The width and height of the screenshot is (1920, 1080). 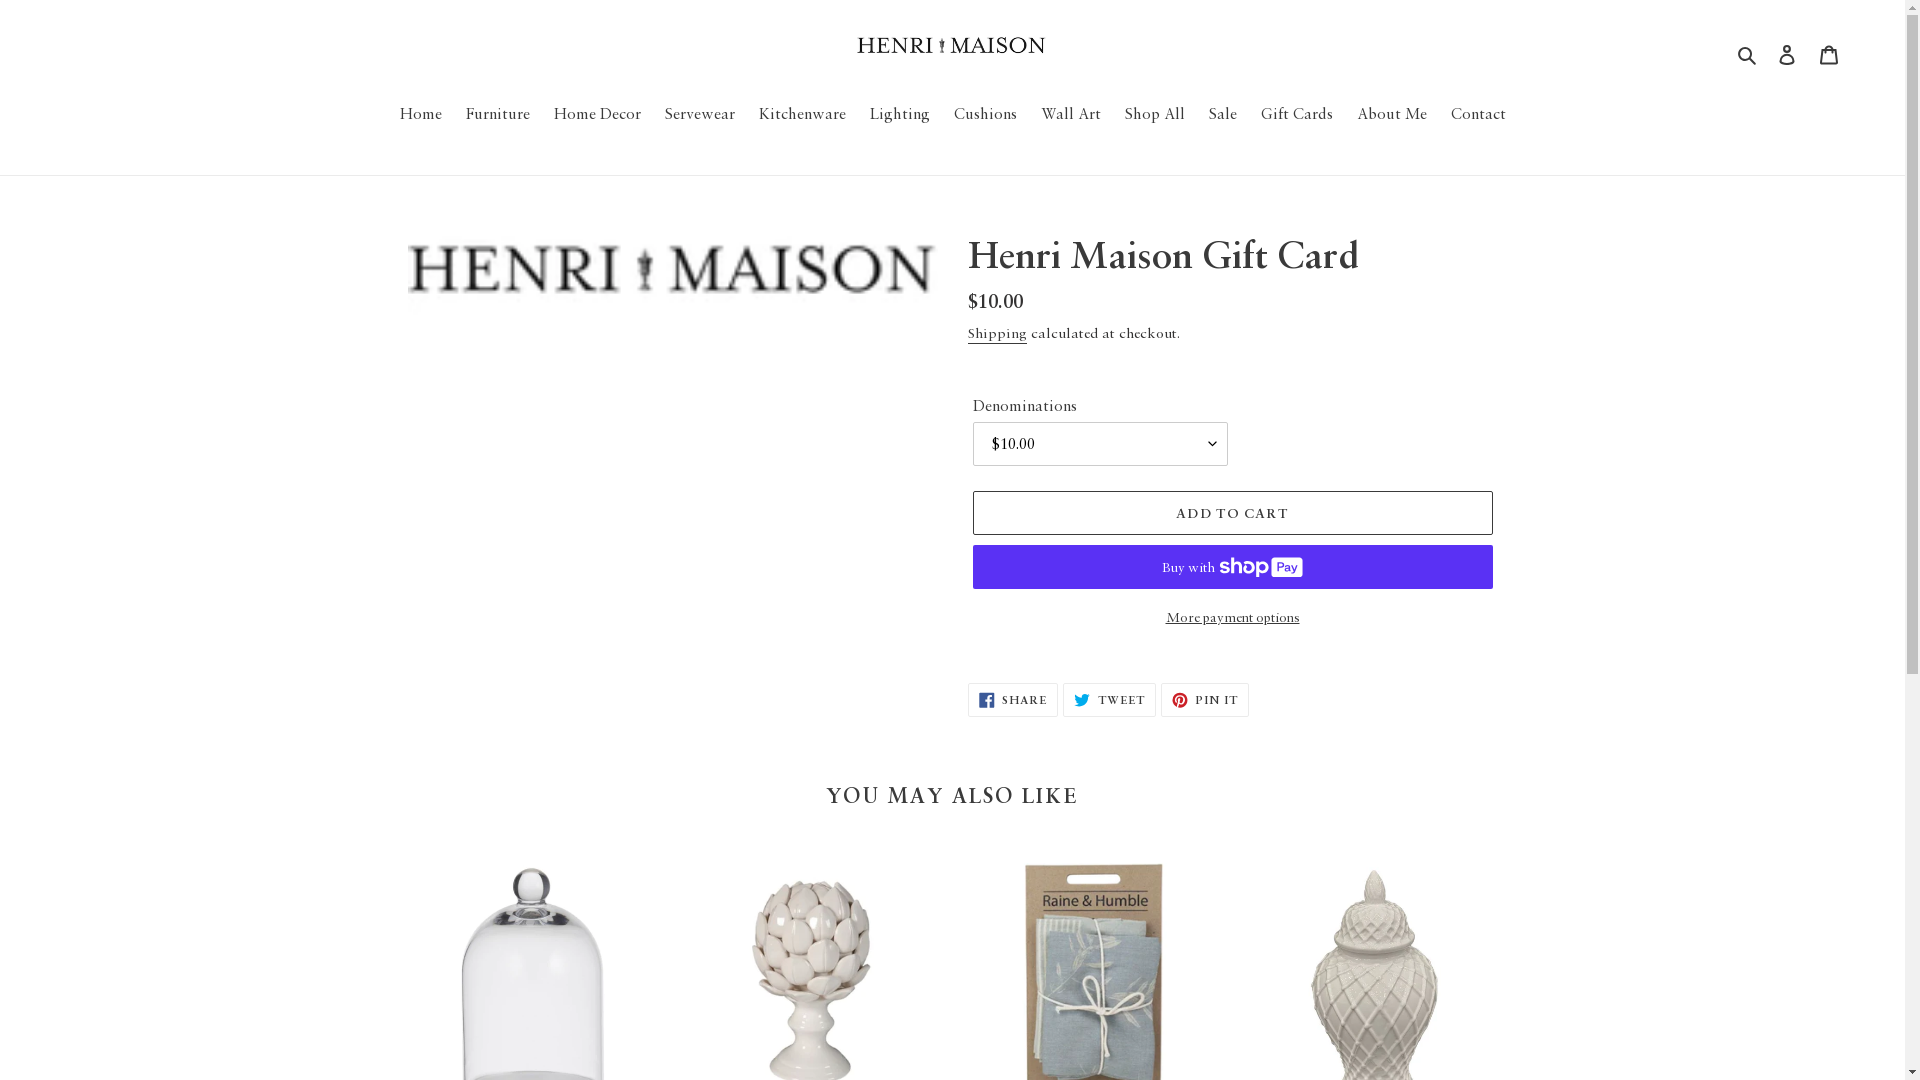 I want to click on 'More payment options', so click(x=1231, y=615).